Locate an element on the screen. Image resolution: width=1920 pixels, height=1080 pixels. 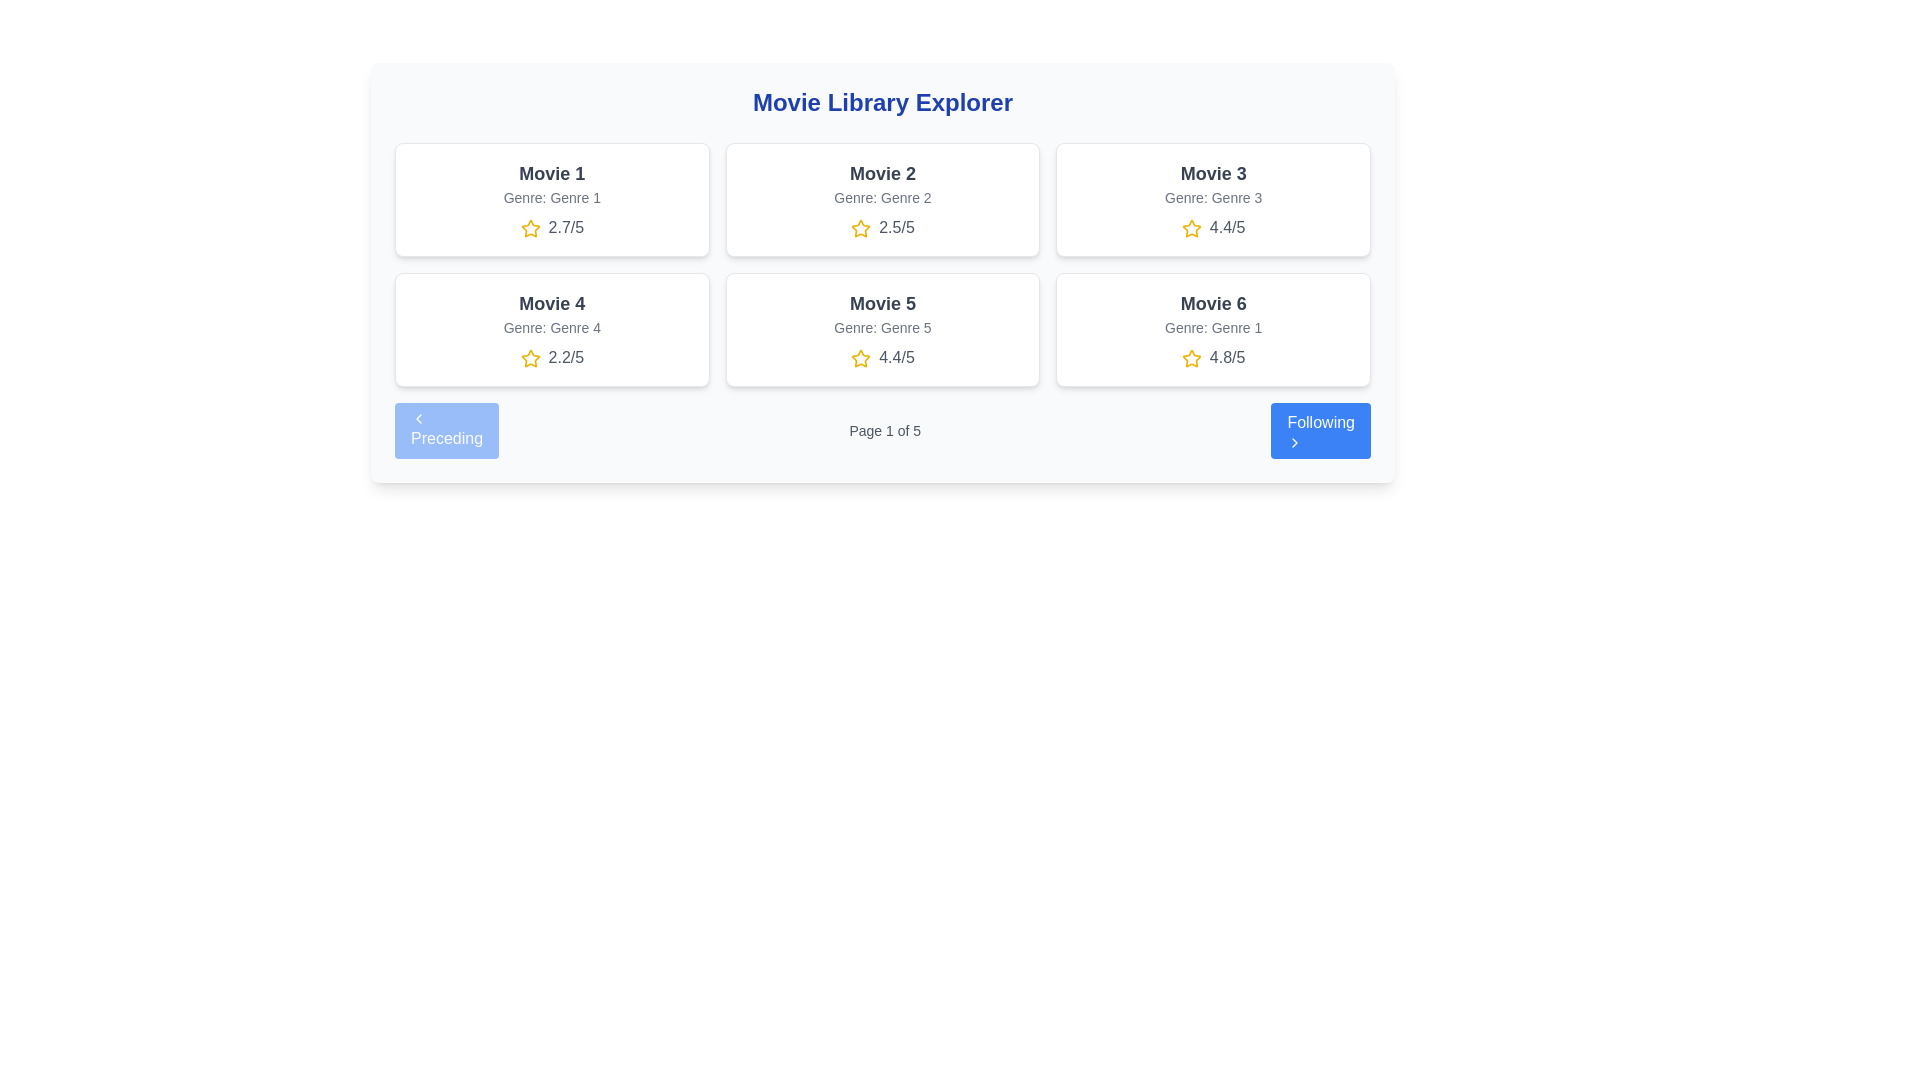
the right-pointing chevron icon located near the right side of the 'Following' button's text is located at coordinates (1295, 442).